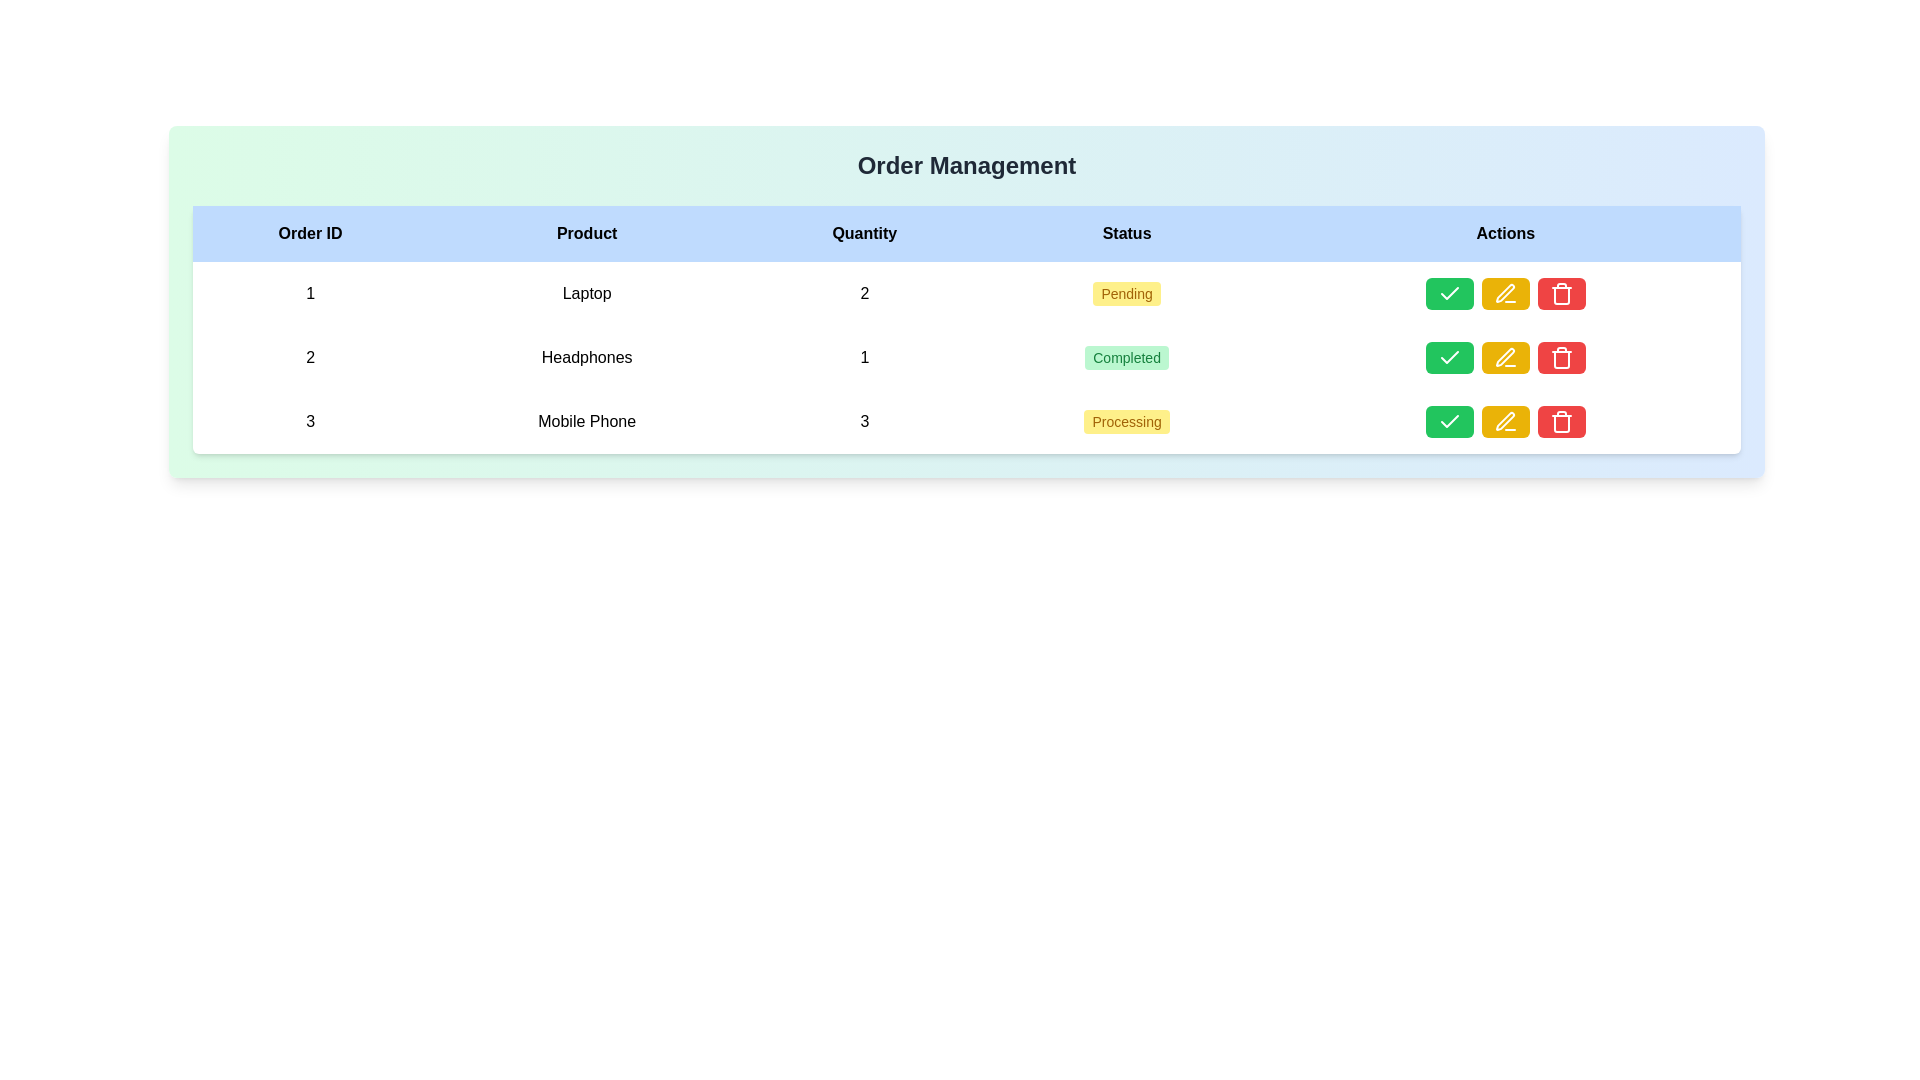 The height and width of the screenshot is (1080, 1920). Describe the element at coordinates (1449, 356) in the screenshot. I see `the green checkmark icon in the 'Actions' column of the second row corresponding to the product 'Headphones'` at that location.